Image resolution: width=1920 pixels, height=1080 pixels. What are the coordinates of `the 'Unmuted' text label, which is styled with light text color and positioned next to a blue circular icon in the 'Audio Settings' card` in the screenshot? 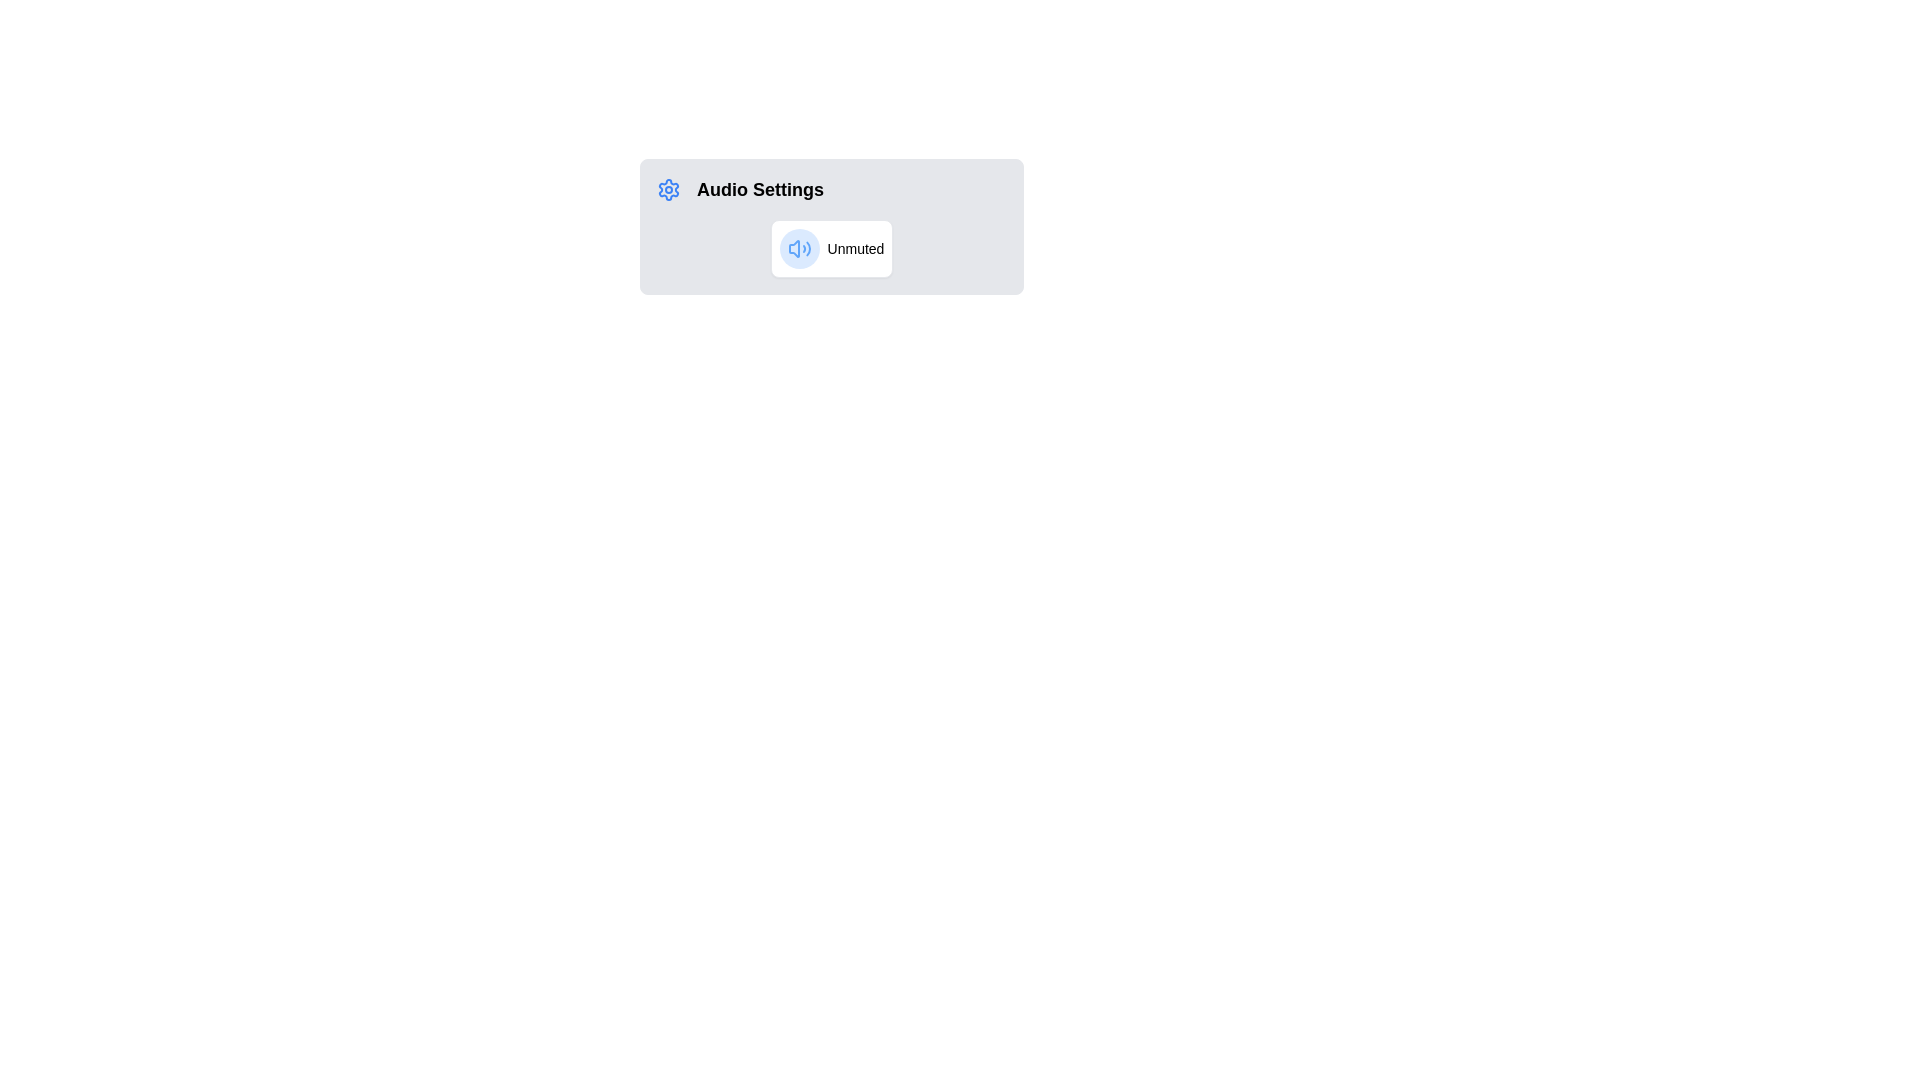 It's located at (855, 248).